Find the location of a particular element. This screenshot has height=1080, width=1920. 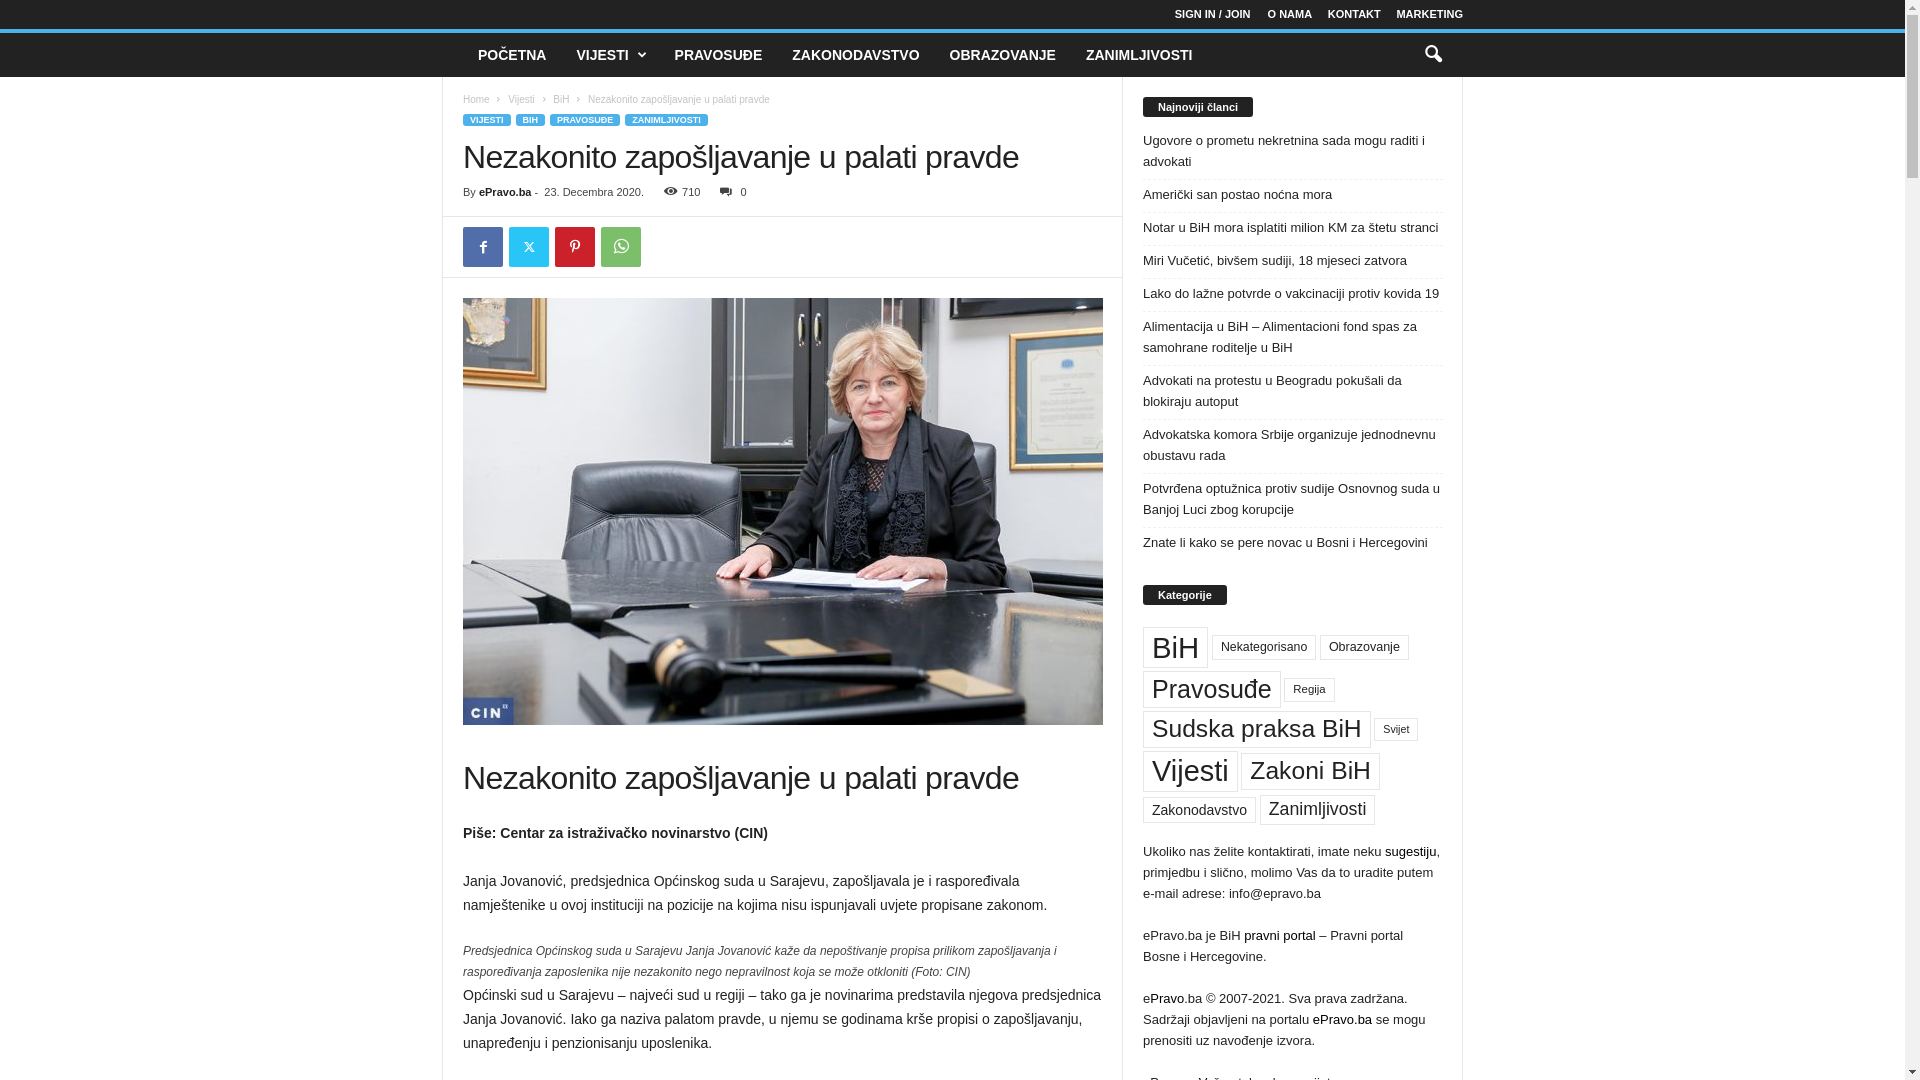

'ePravo.ba' is located at coordinates (505, 192).